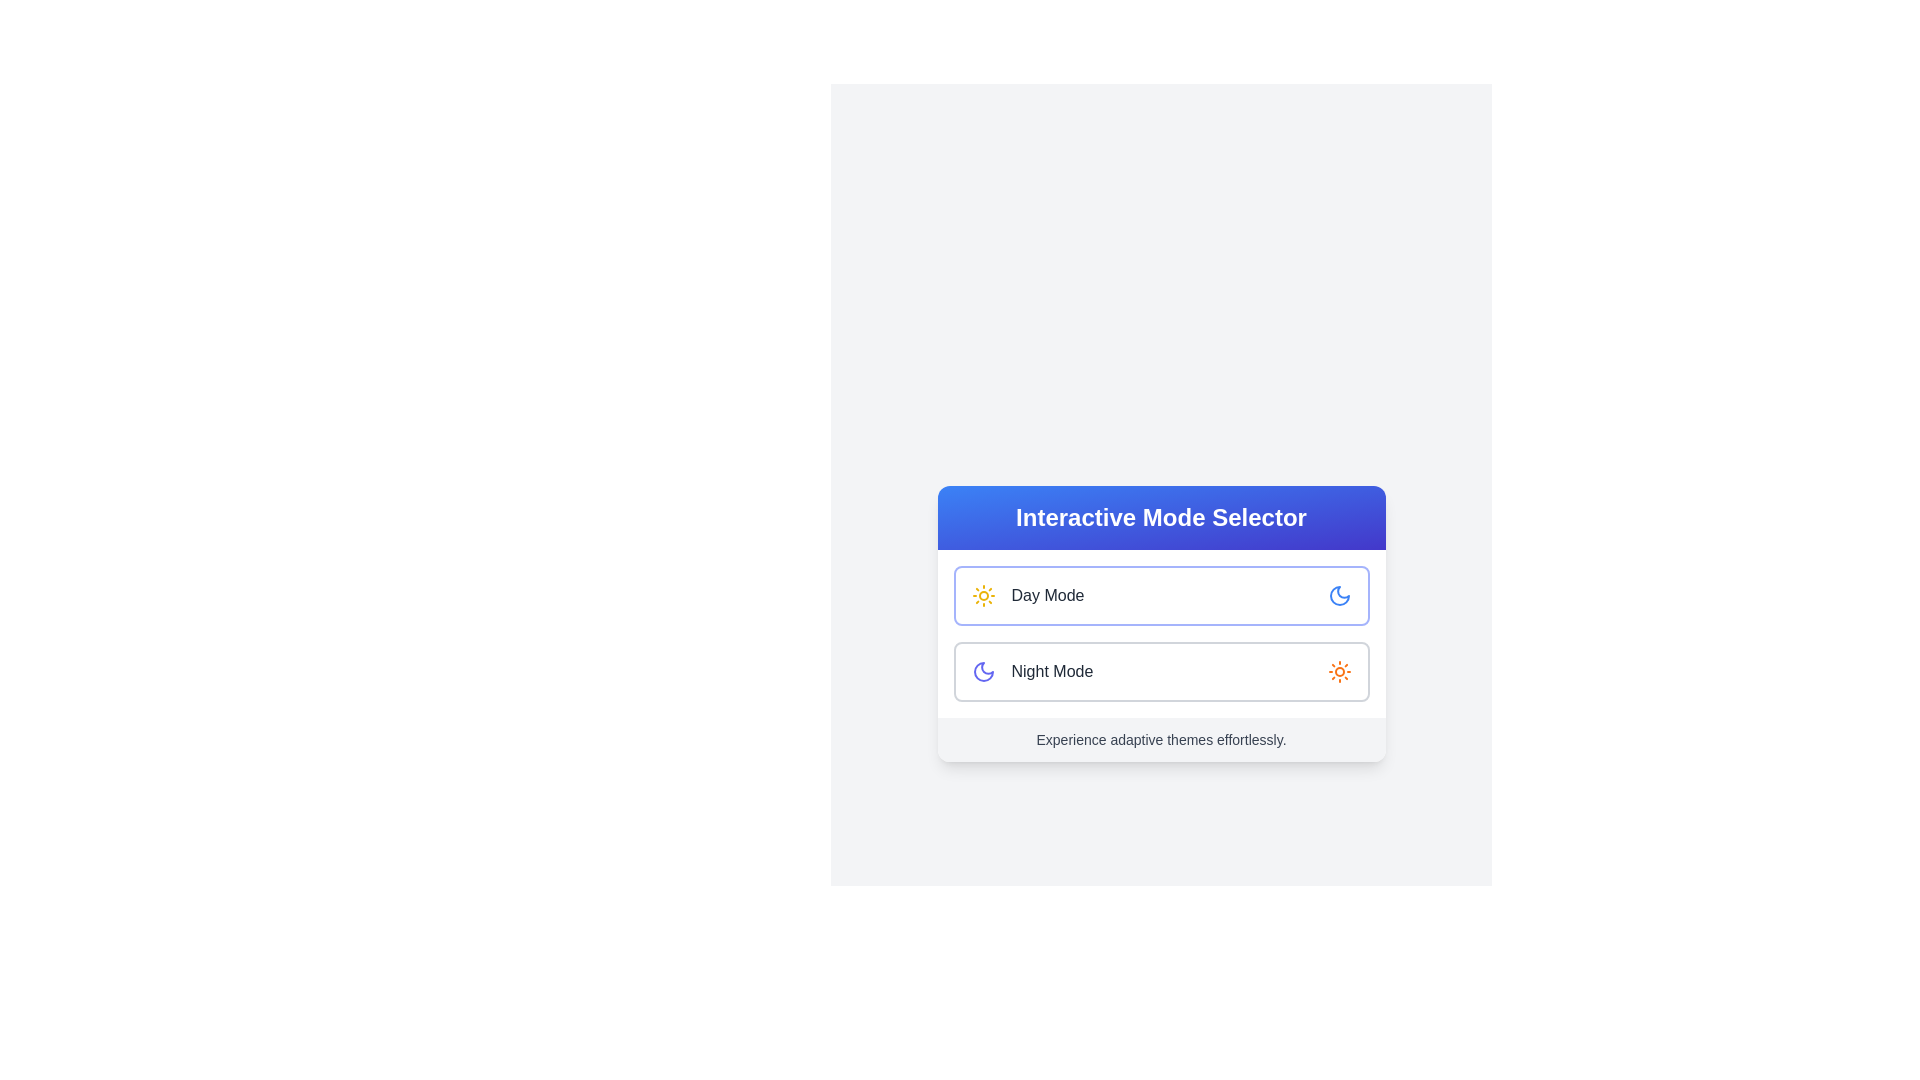  What do you see at coordinates (1161, 595) in the screenshot?
I see `the mode option Day Mode to see the hover effect` at bounding box center [1161, 595].